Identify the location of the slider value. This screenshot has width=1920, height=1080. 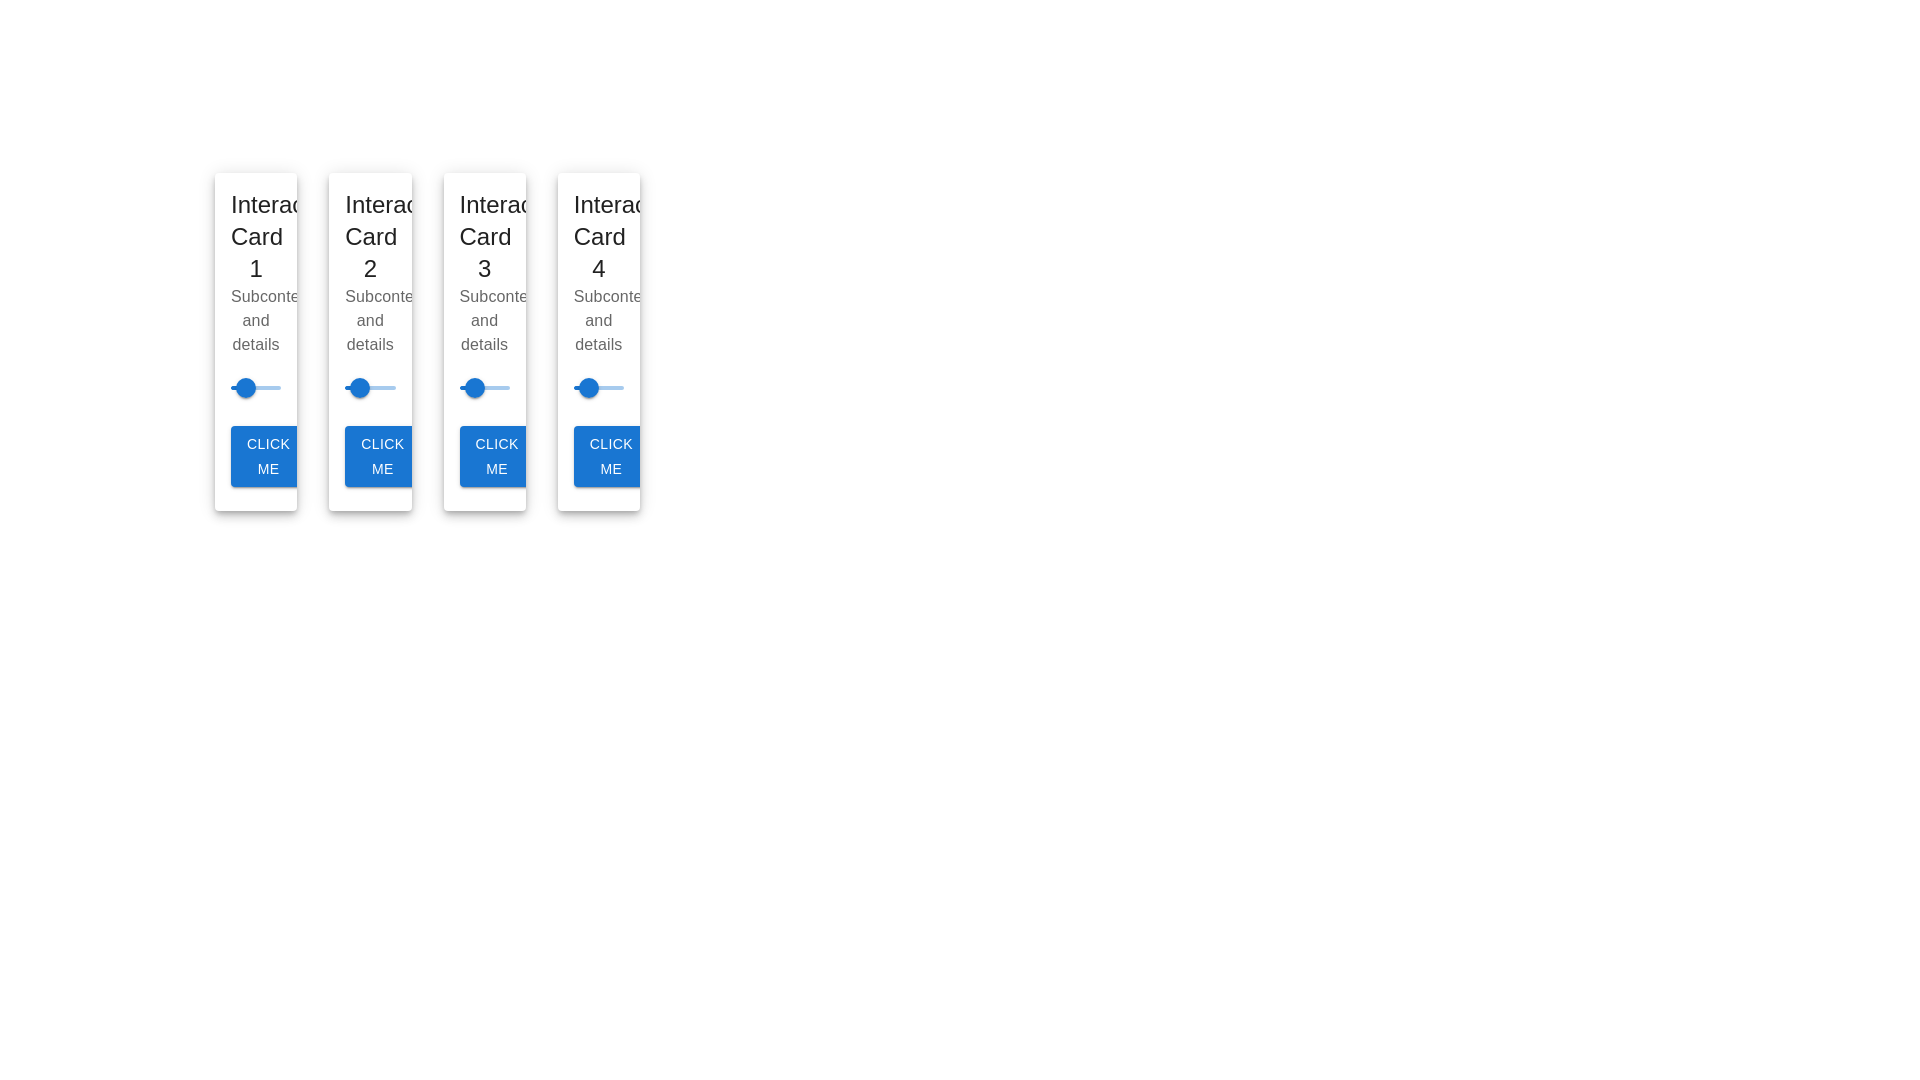
(460, 388).